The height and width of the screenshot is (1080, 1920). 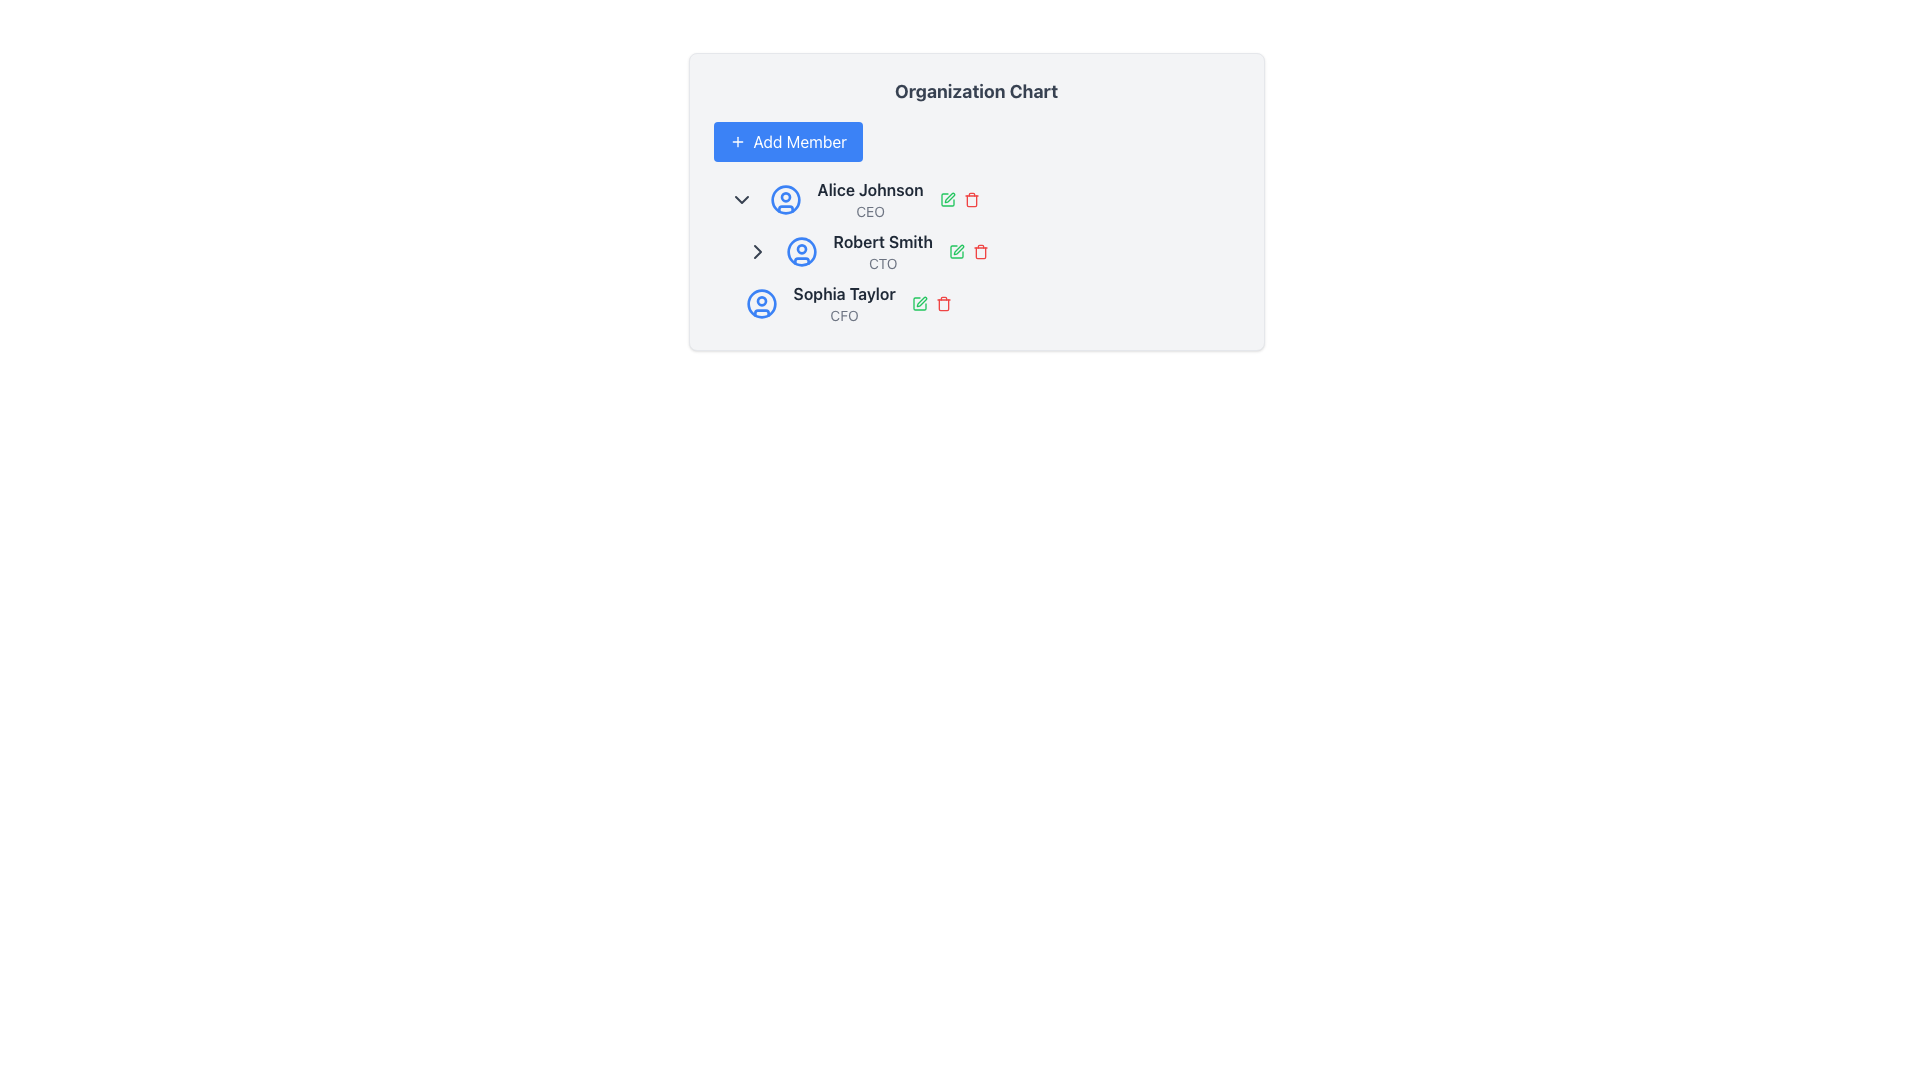 I want to click on the small vector icon resembling a pen or edit tool located on the right-hand side of the row for 'Alice Johnson' in the organization chart, so click(x=948, y=197).